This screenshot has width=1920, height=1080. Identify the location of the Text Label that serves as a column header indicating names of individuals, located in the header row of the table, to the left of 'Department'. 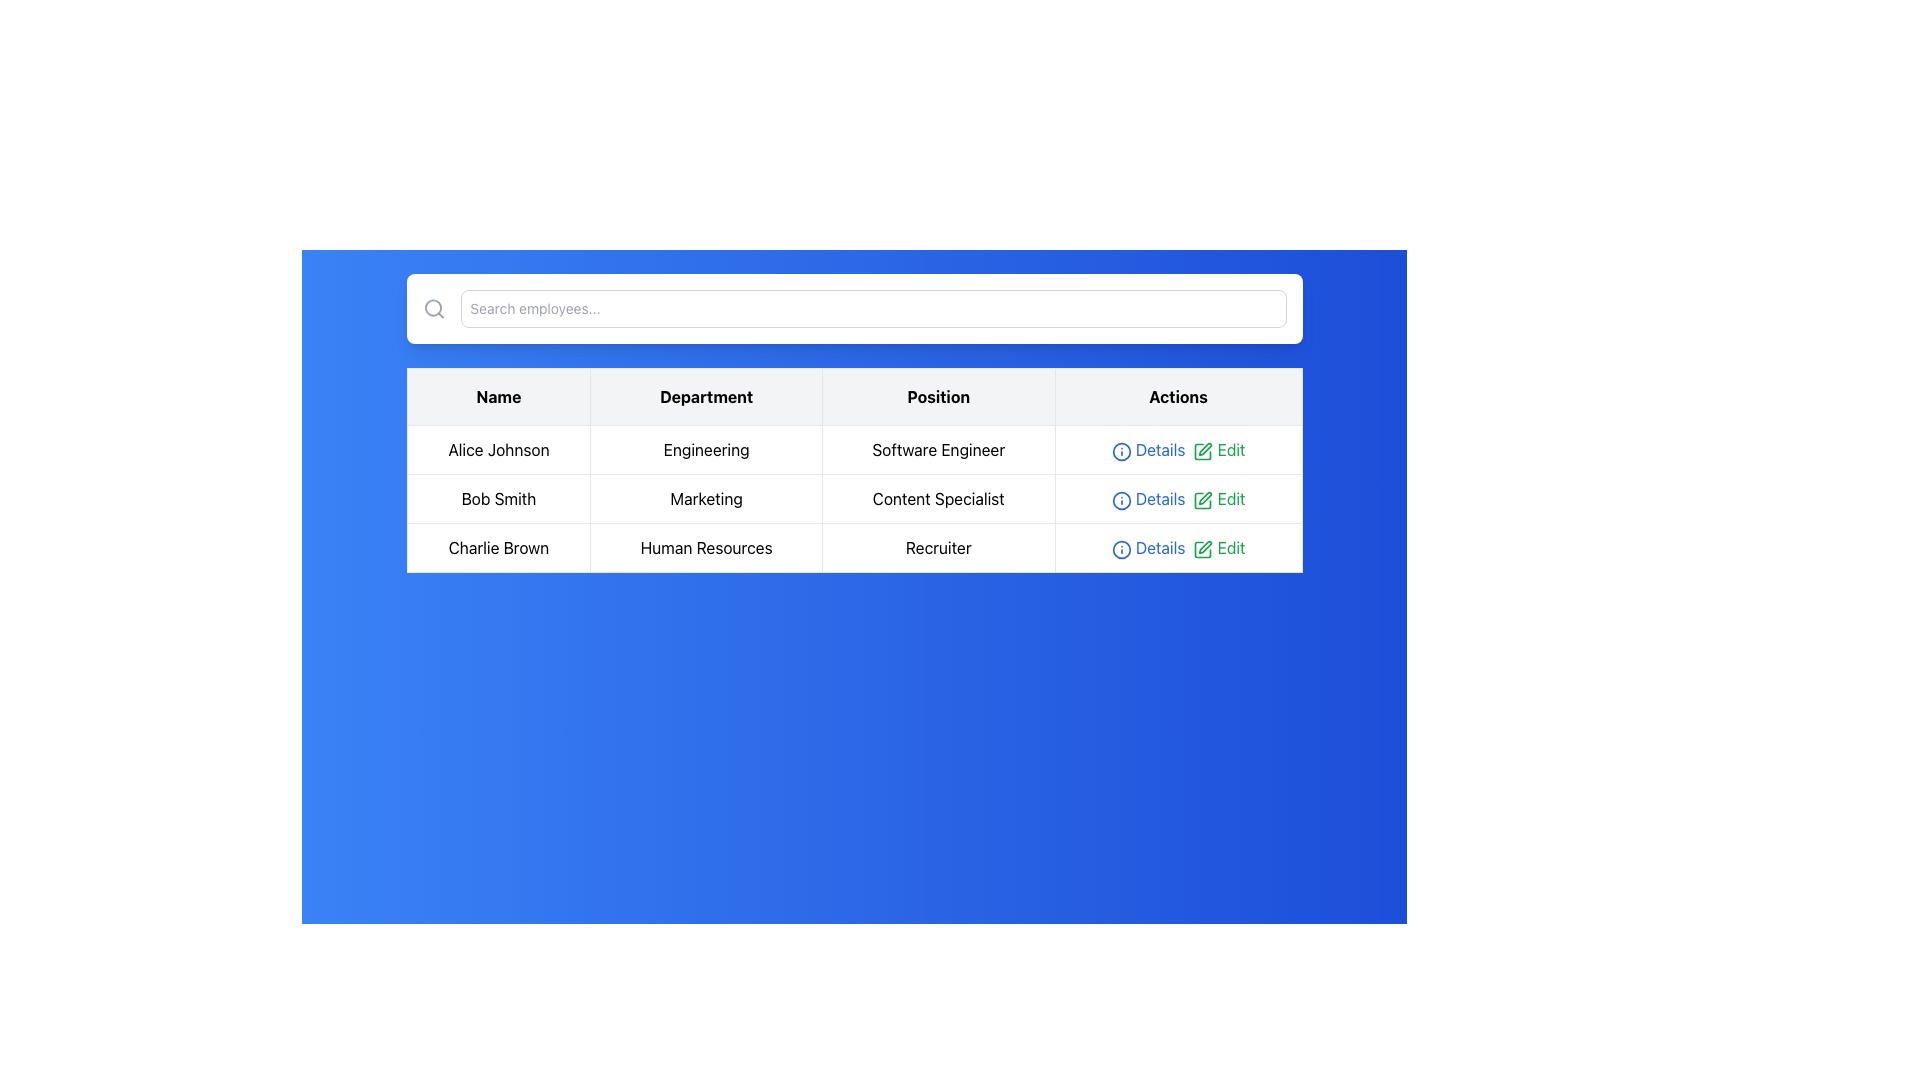
(499, 397).